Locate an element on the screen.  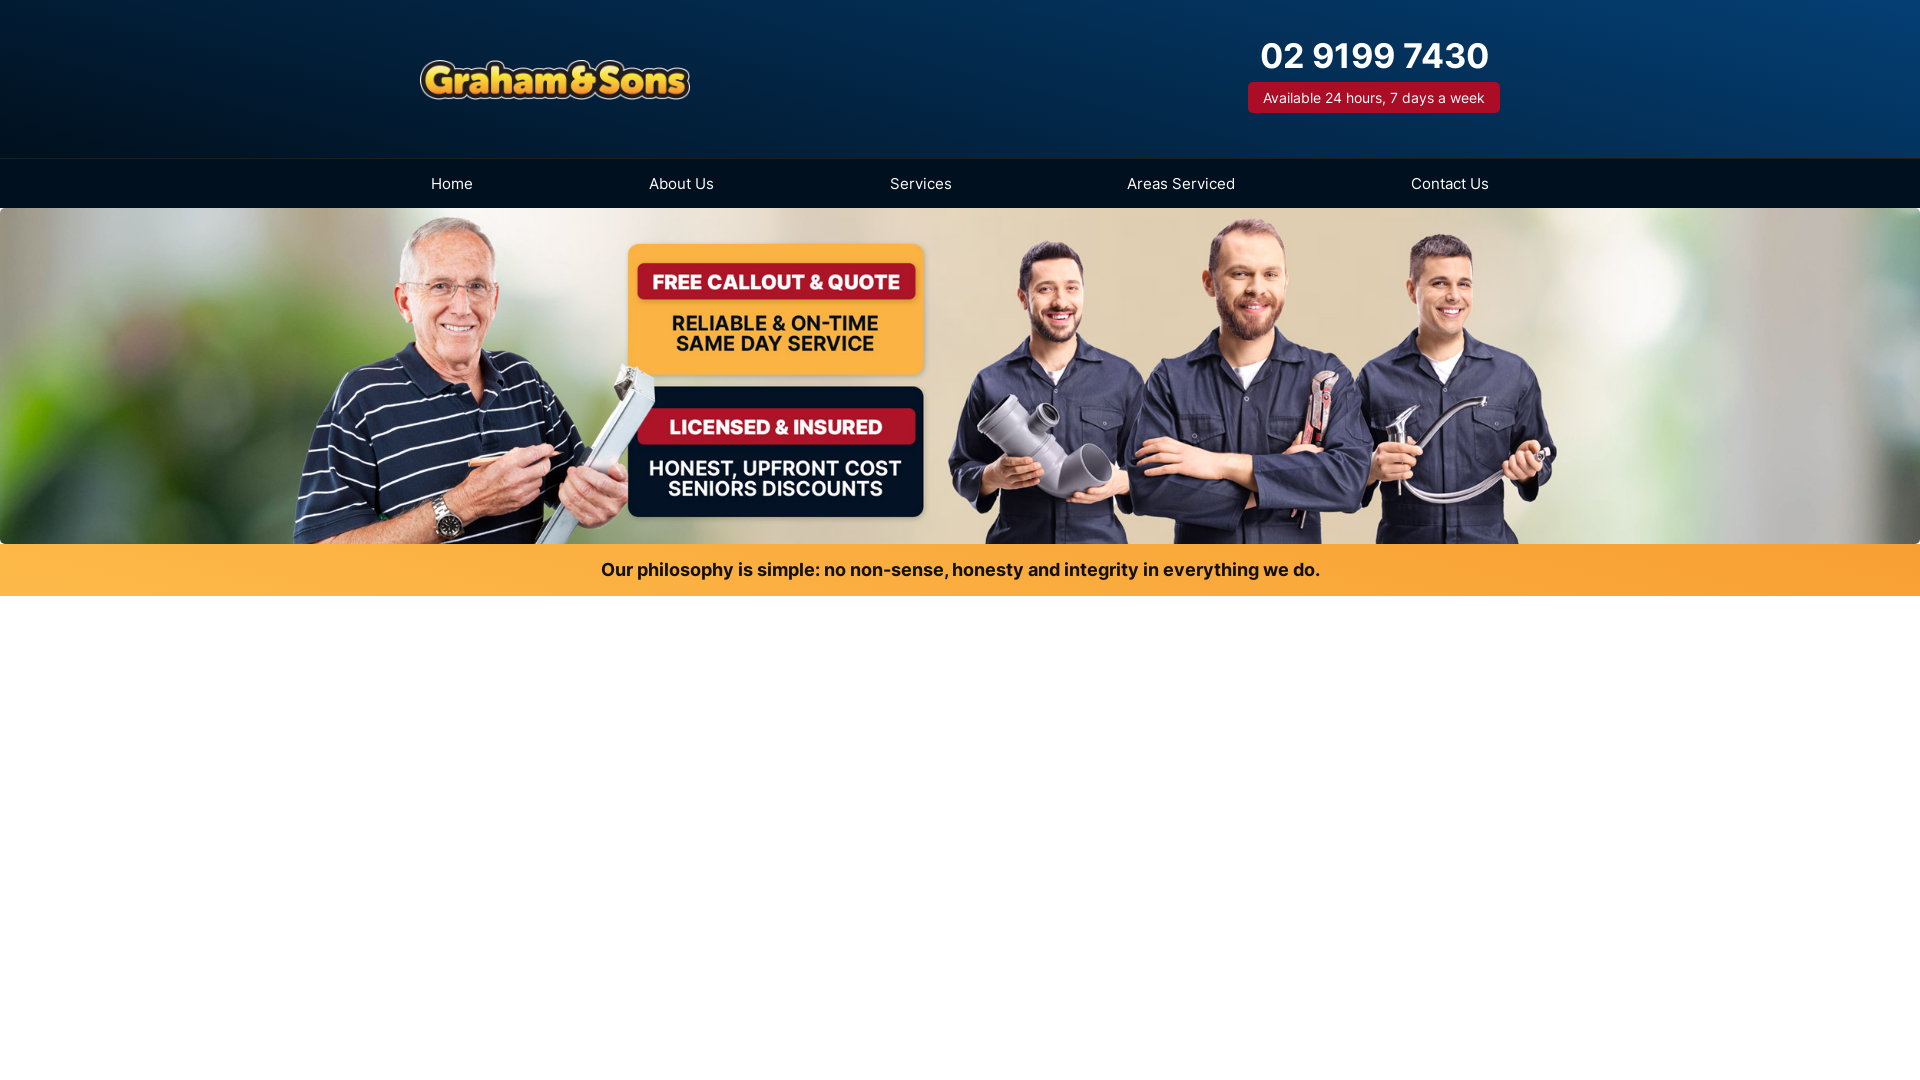
'Services' is located at coordinates (878, 183).